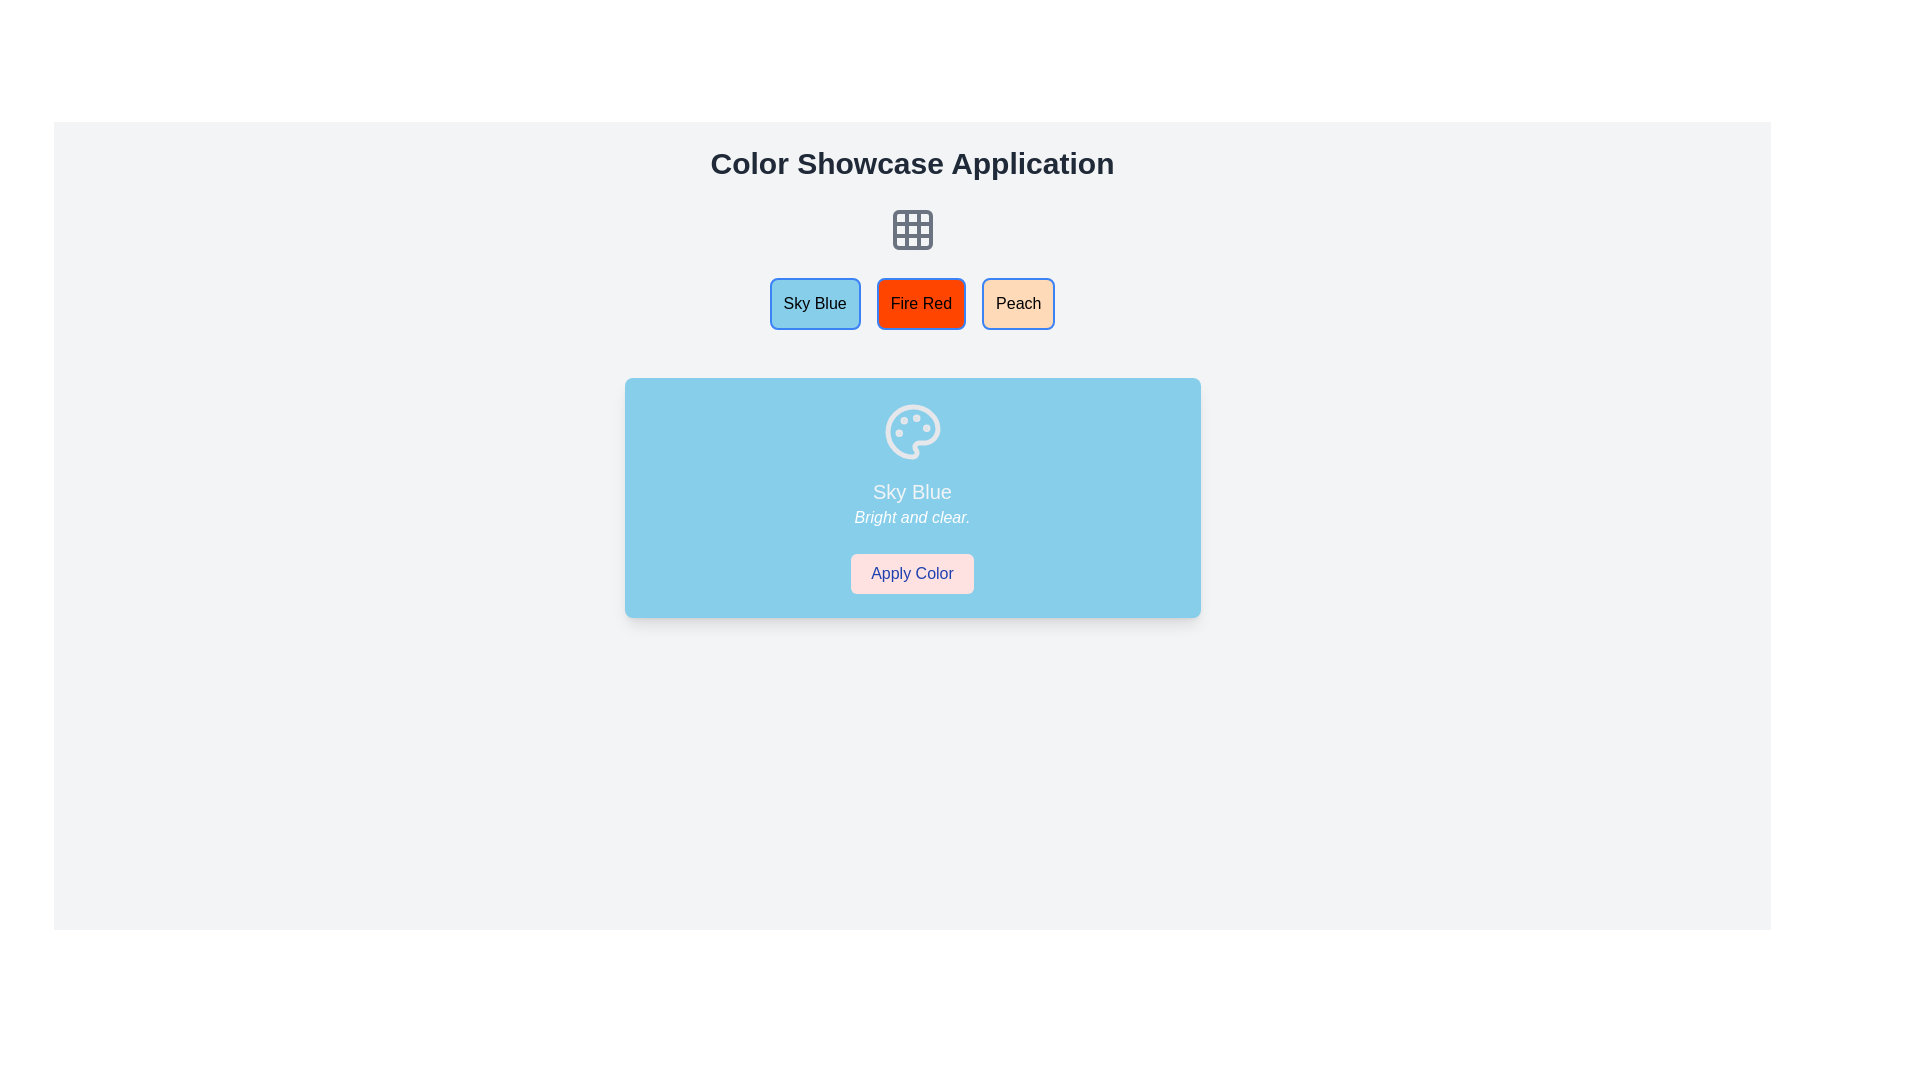 The image size is (1920, 1080). I want to click on the 'Sky Blue' color theme card by reading the descriptive text or viewing the icon, located at the center of the card component, so click(911, 496).